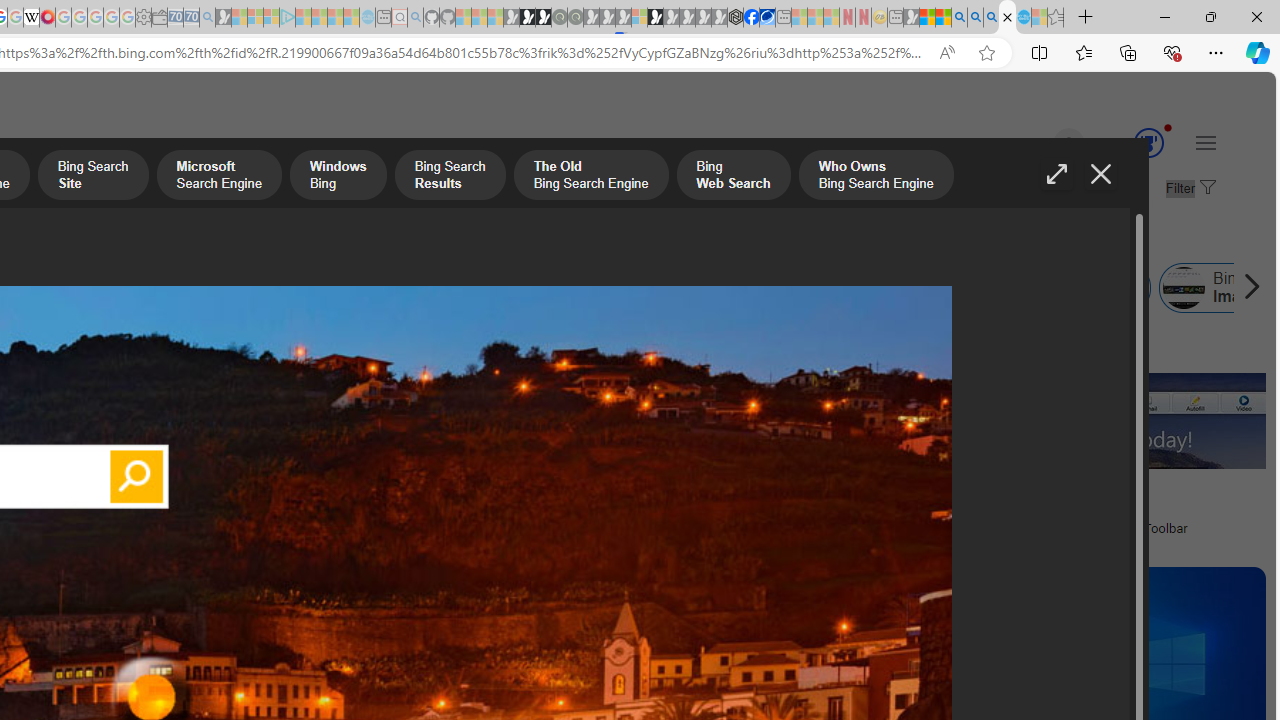  Describe the element at coordinates (448, 176) in the screenshot. I see `'Bing Search Results'` at that location.